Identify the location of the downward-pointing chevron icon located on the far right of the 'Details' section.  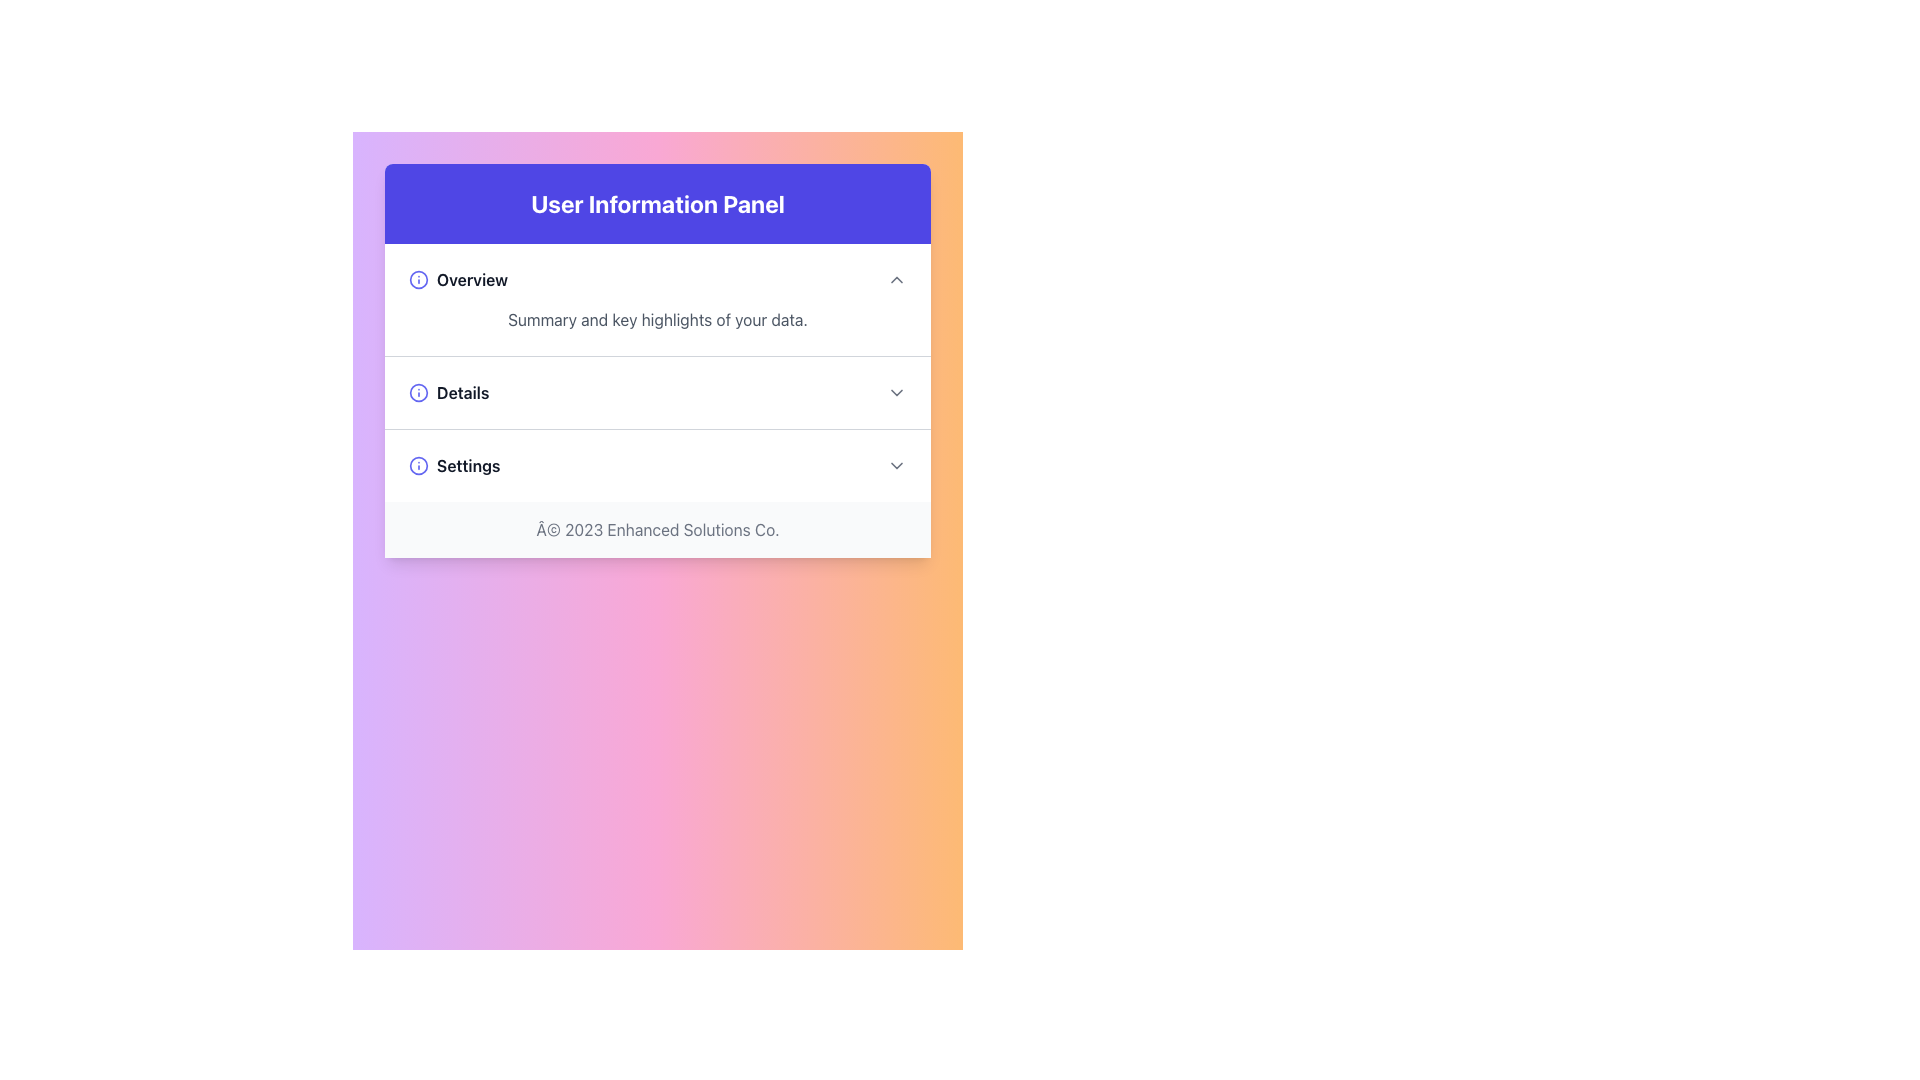
(896, 393).